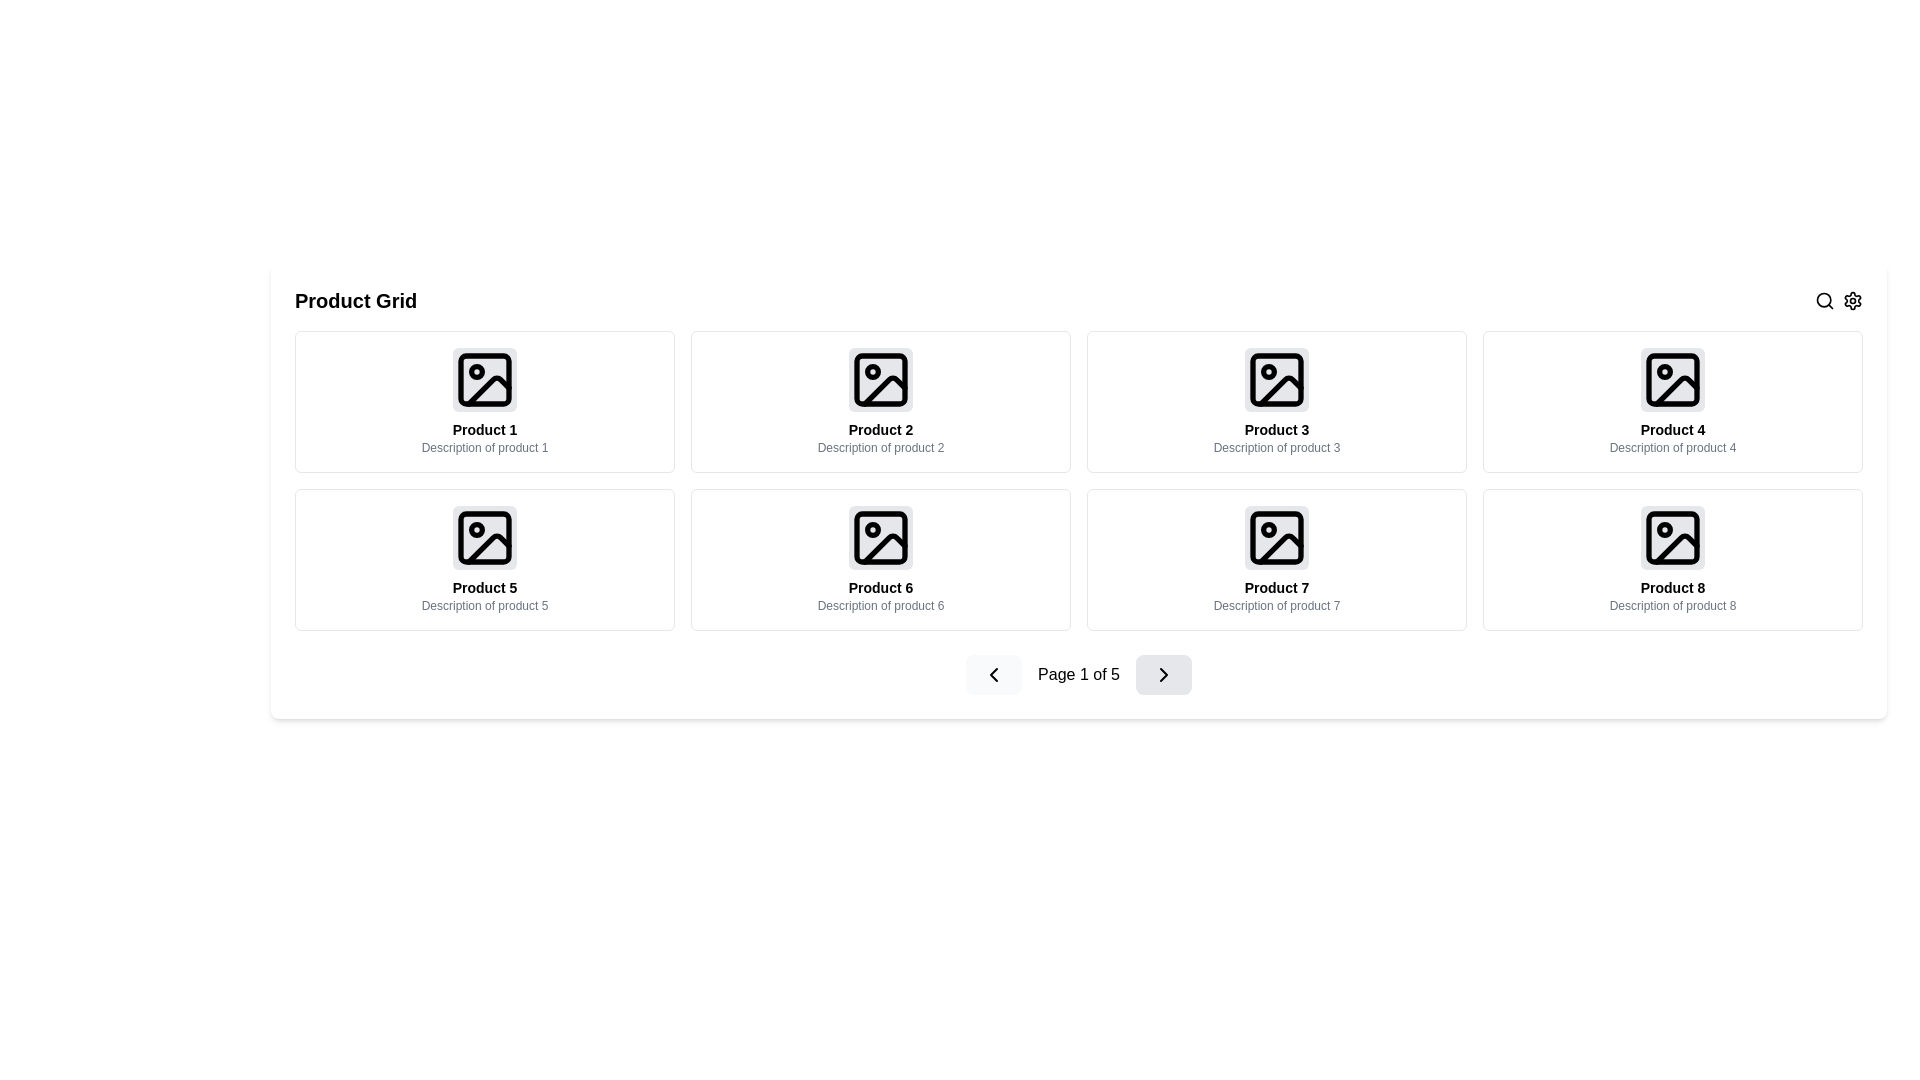  What do you see at coordinates (1673, 446) in the screenshot?
I see `the small text label reading 'Description of product 4', which is located below the larger text label 'Product 4' in the fourth slot of a grid layout` at bounding box center [1673, 446].